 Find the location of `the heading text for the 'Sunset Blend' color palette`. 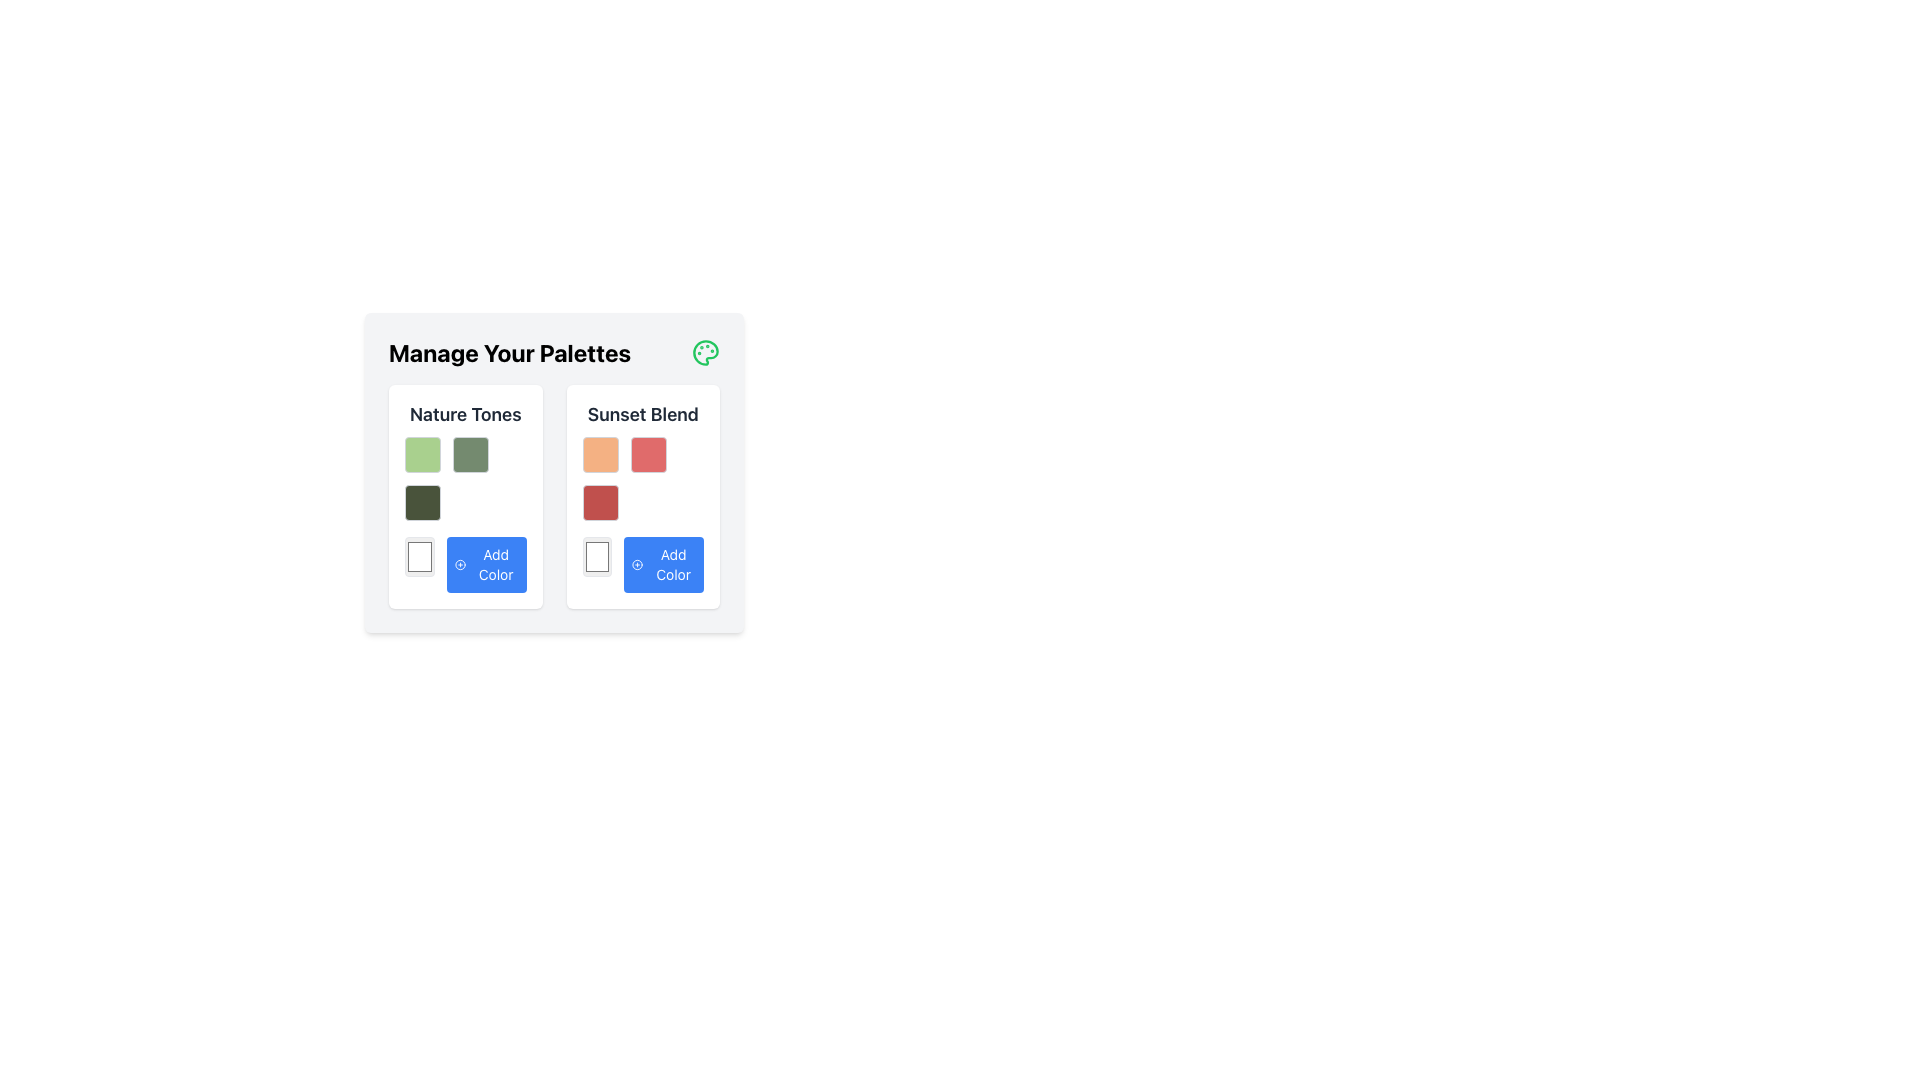

the heading text for the 'Sunset Blend' color palette is located at coordinates (643, 414).